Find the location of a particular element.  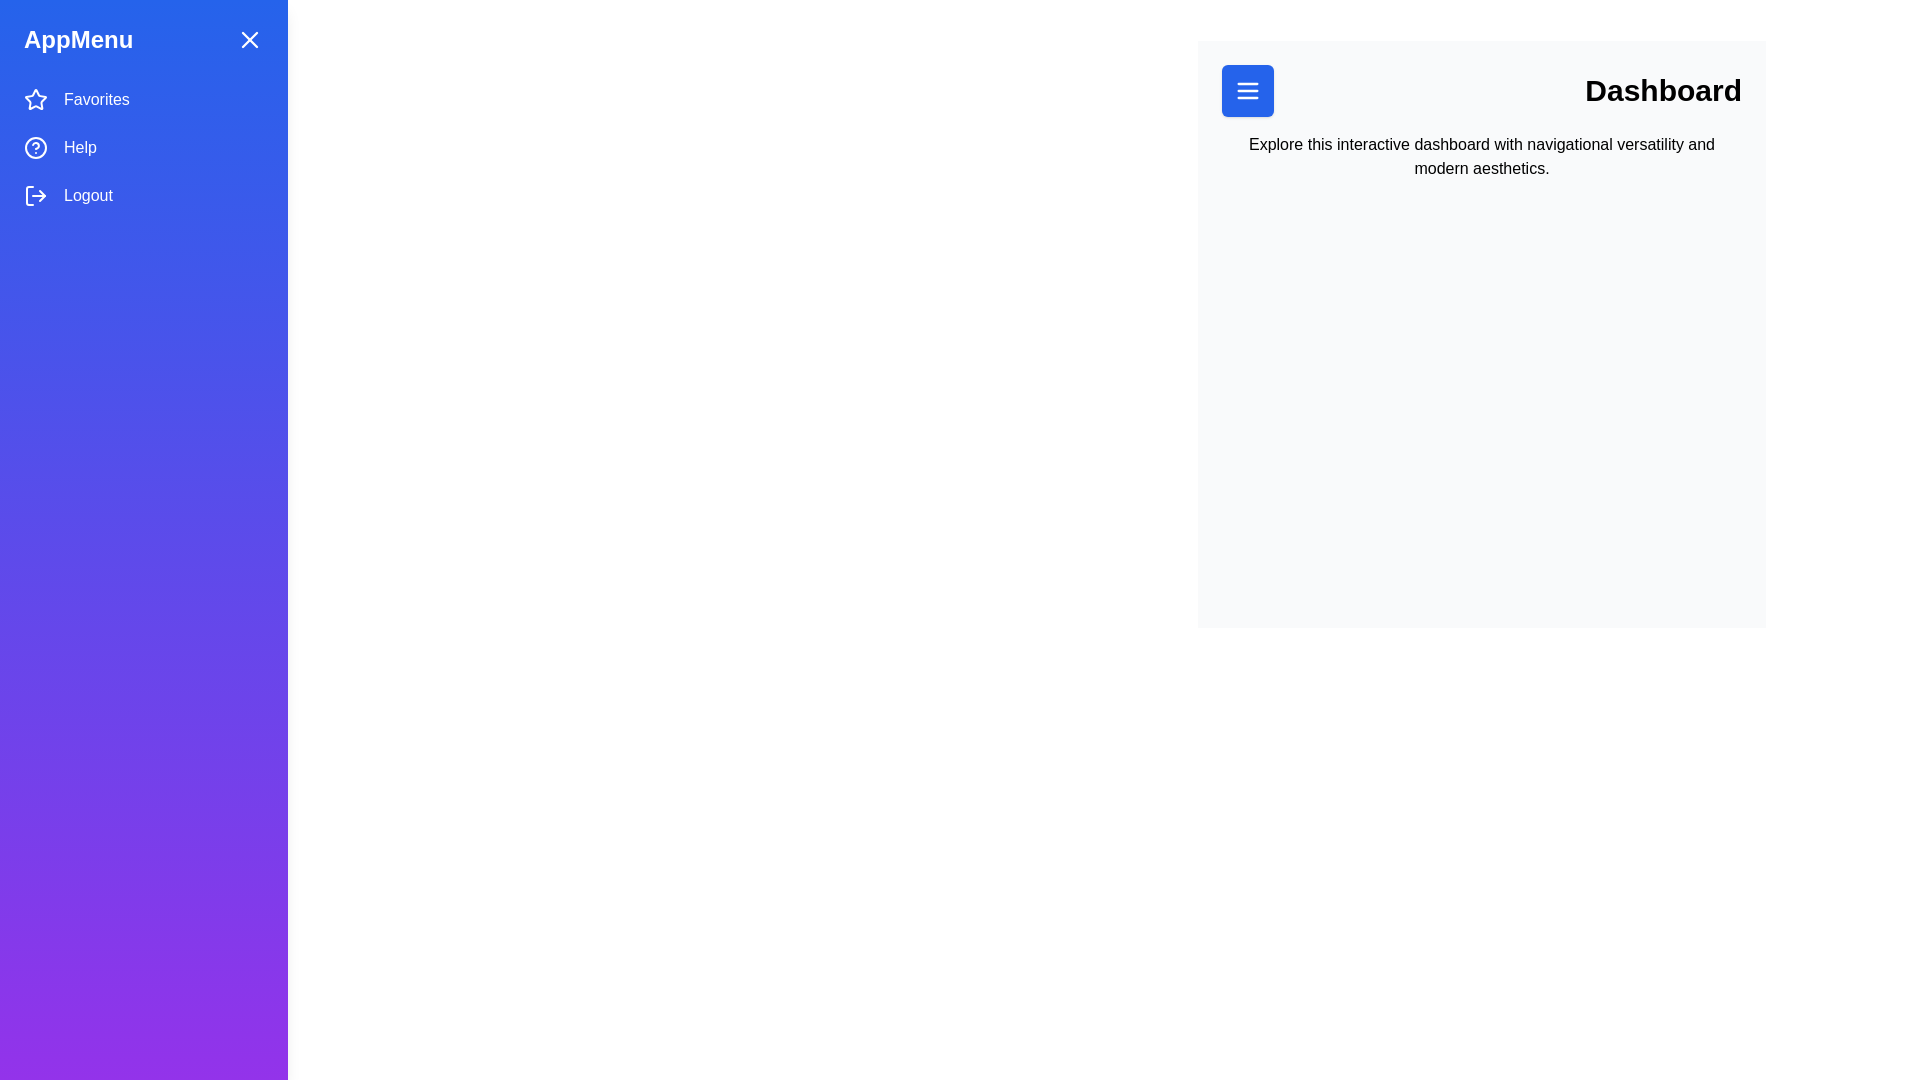

the 'X' icon located at the top-right corner of the blue sidebar is located at coordinates (248, 39).